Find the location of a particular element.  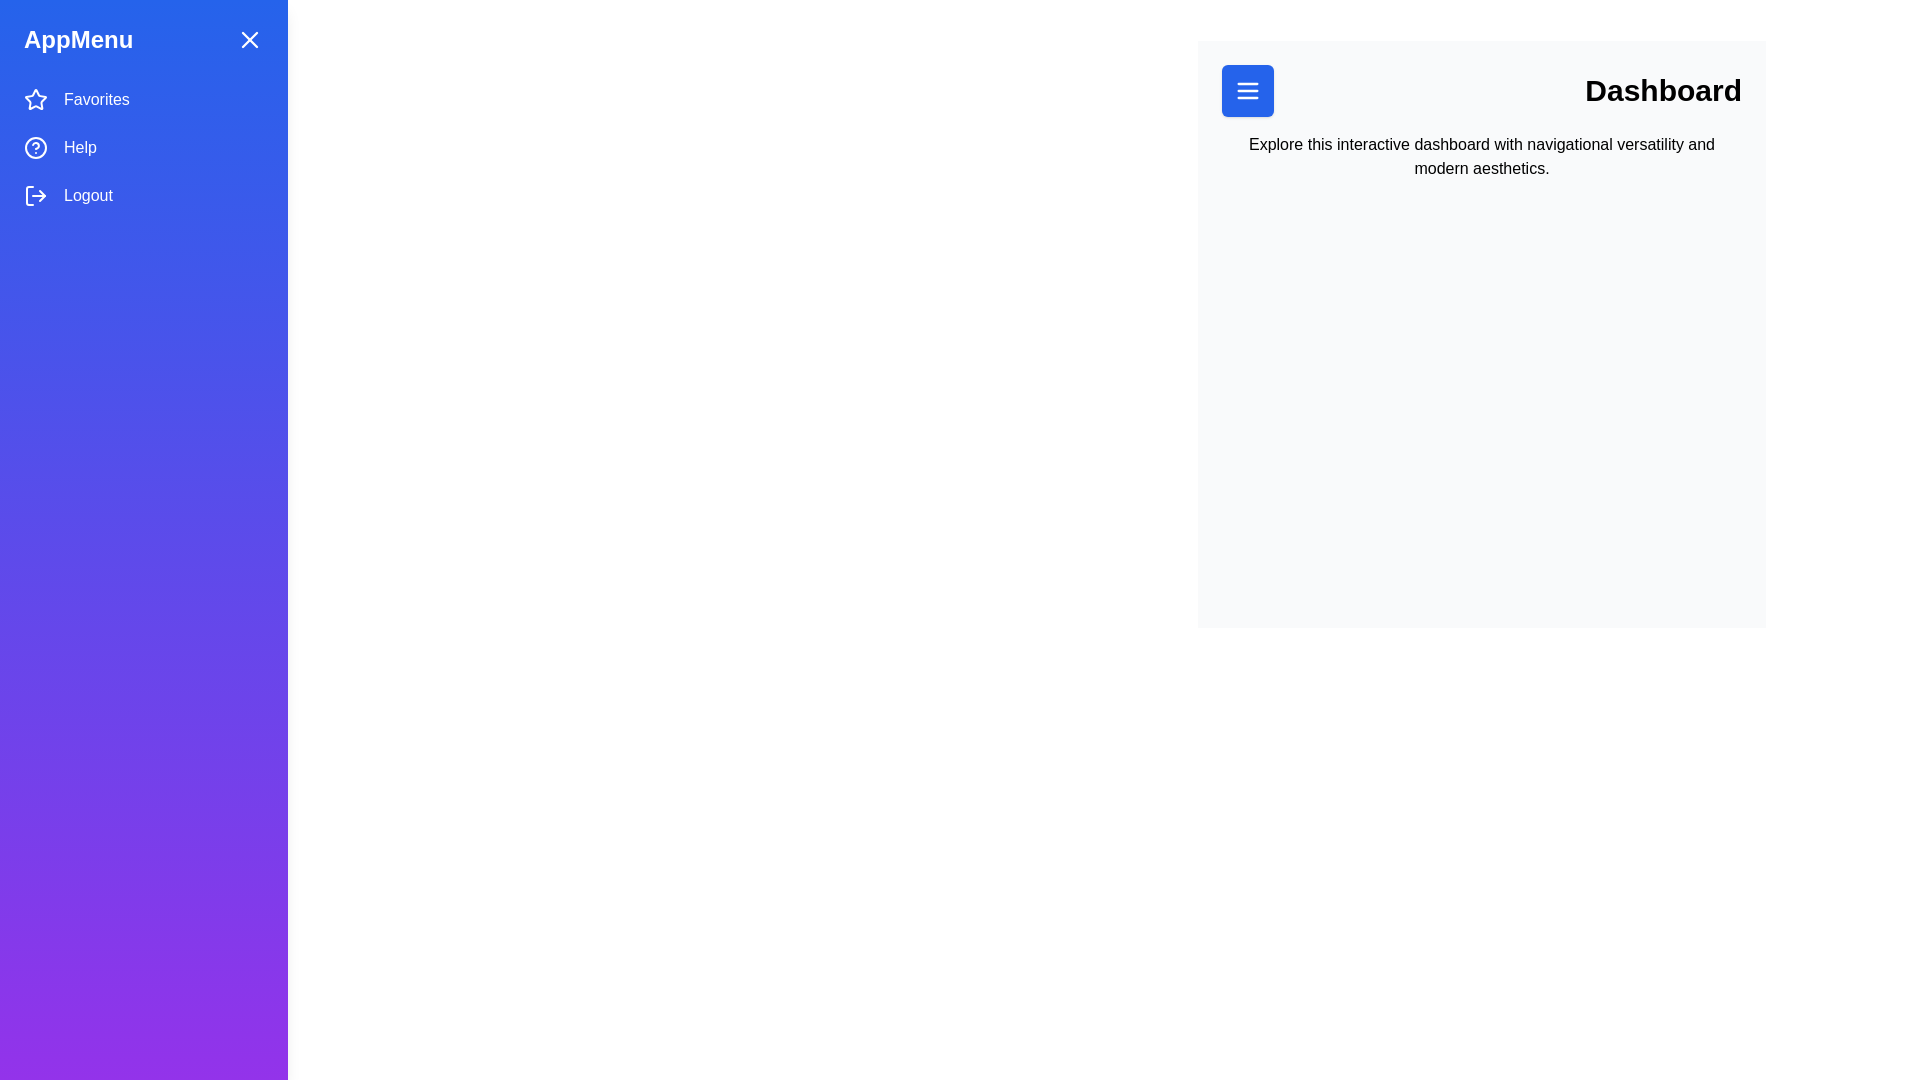

the 'X' icon located at the top-right corner of the blue sidebar is located at coordinates (248, 39).